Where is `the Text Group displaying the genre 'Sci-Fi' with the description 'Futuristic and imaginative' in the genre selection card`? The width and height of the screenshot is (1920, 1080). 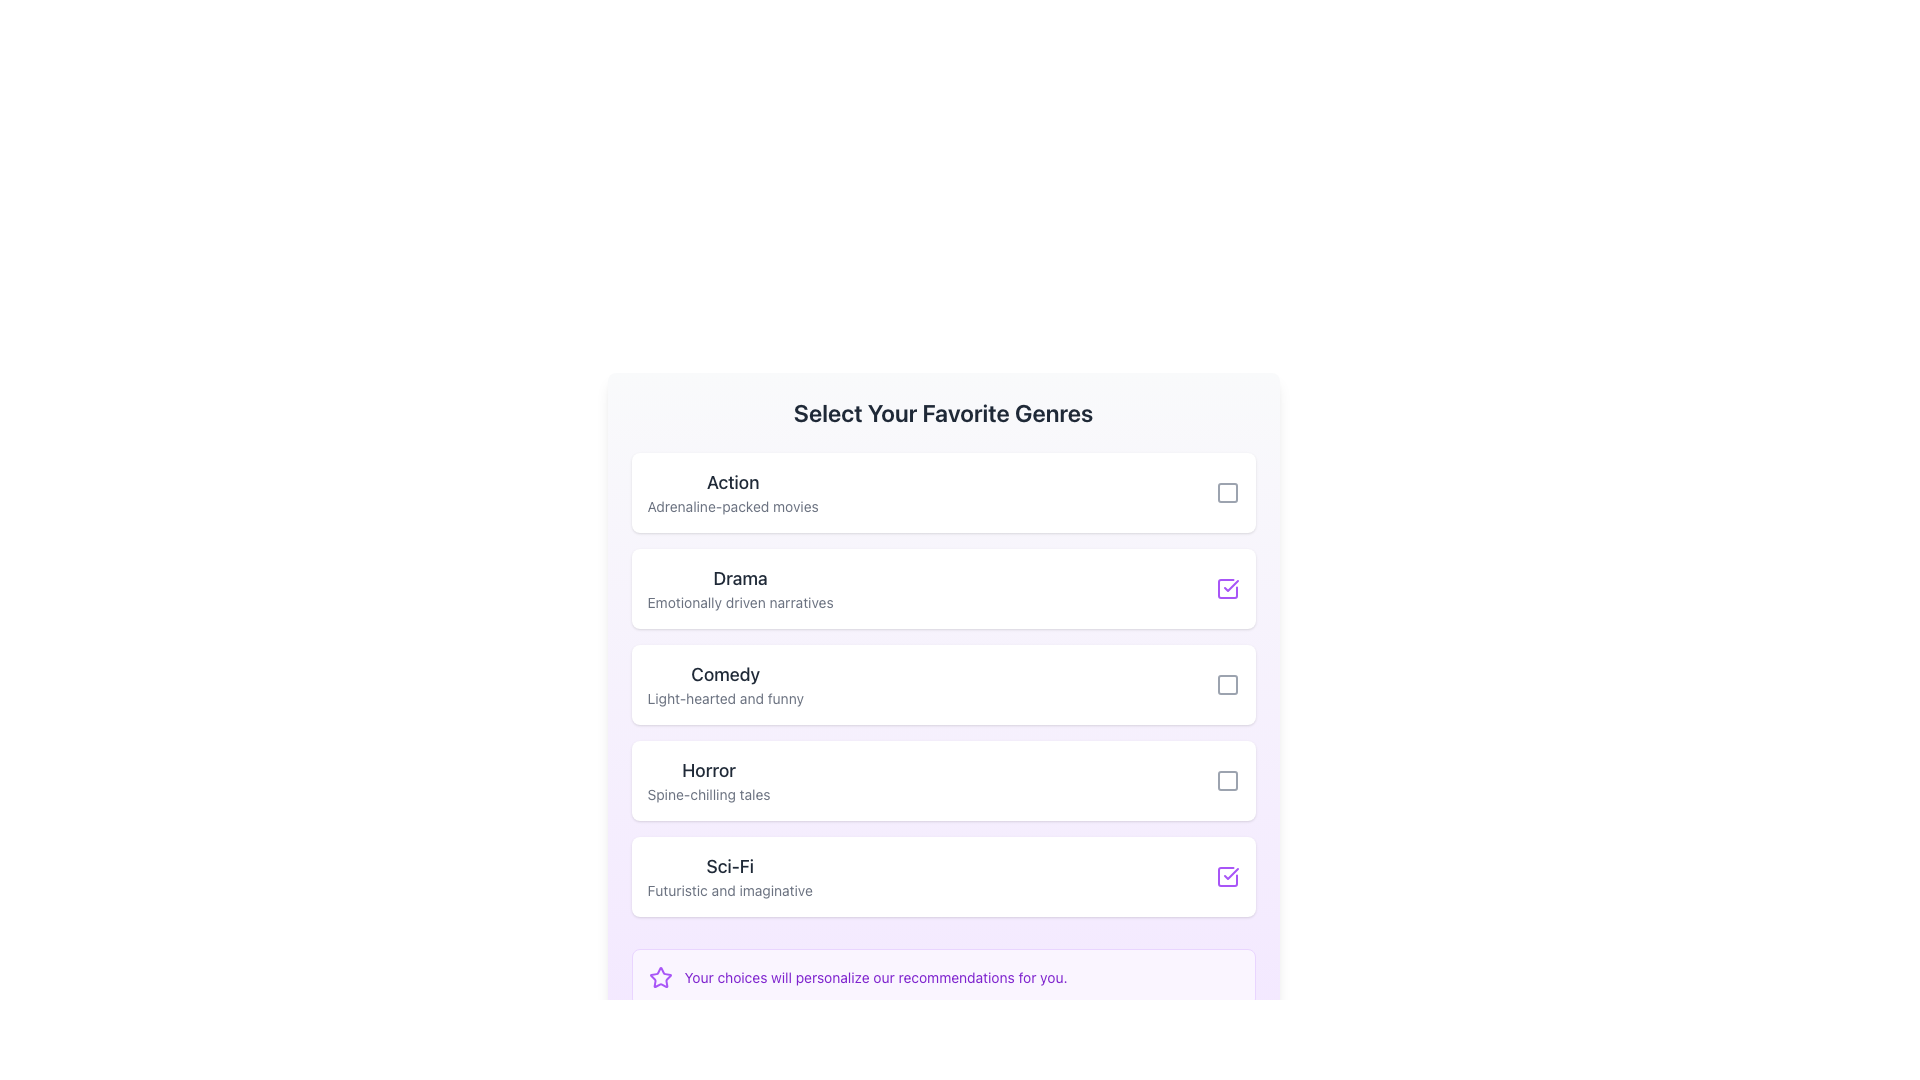
the Text Group displaying the genre 'Sci-Fi' with the description 'Futuristic and imaginative' in the genre selection card is located at coordinates (729, 875).